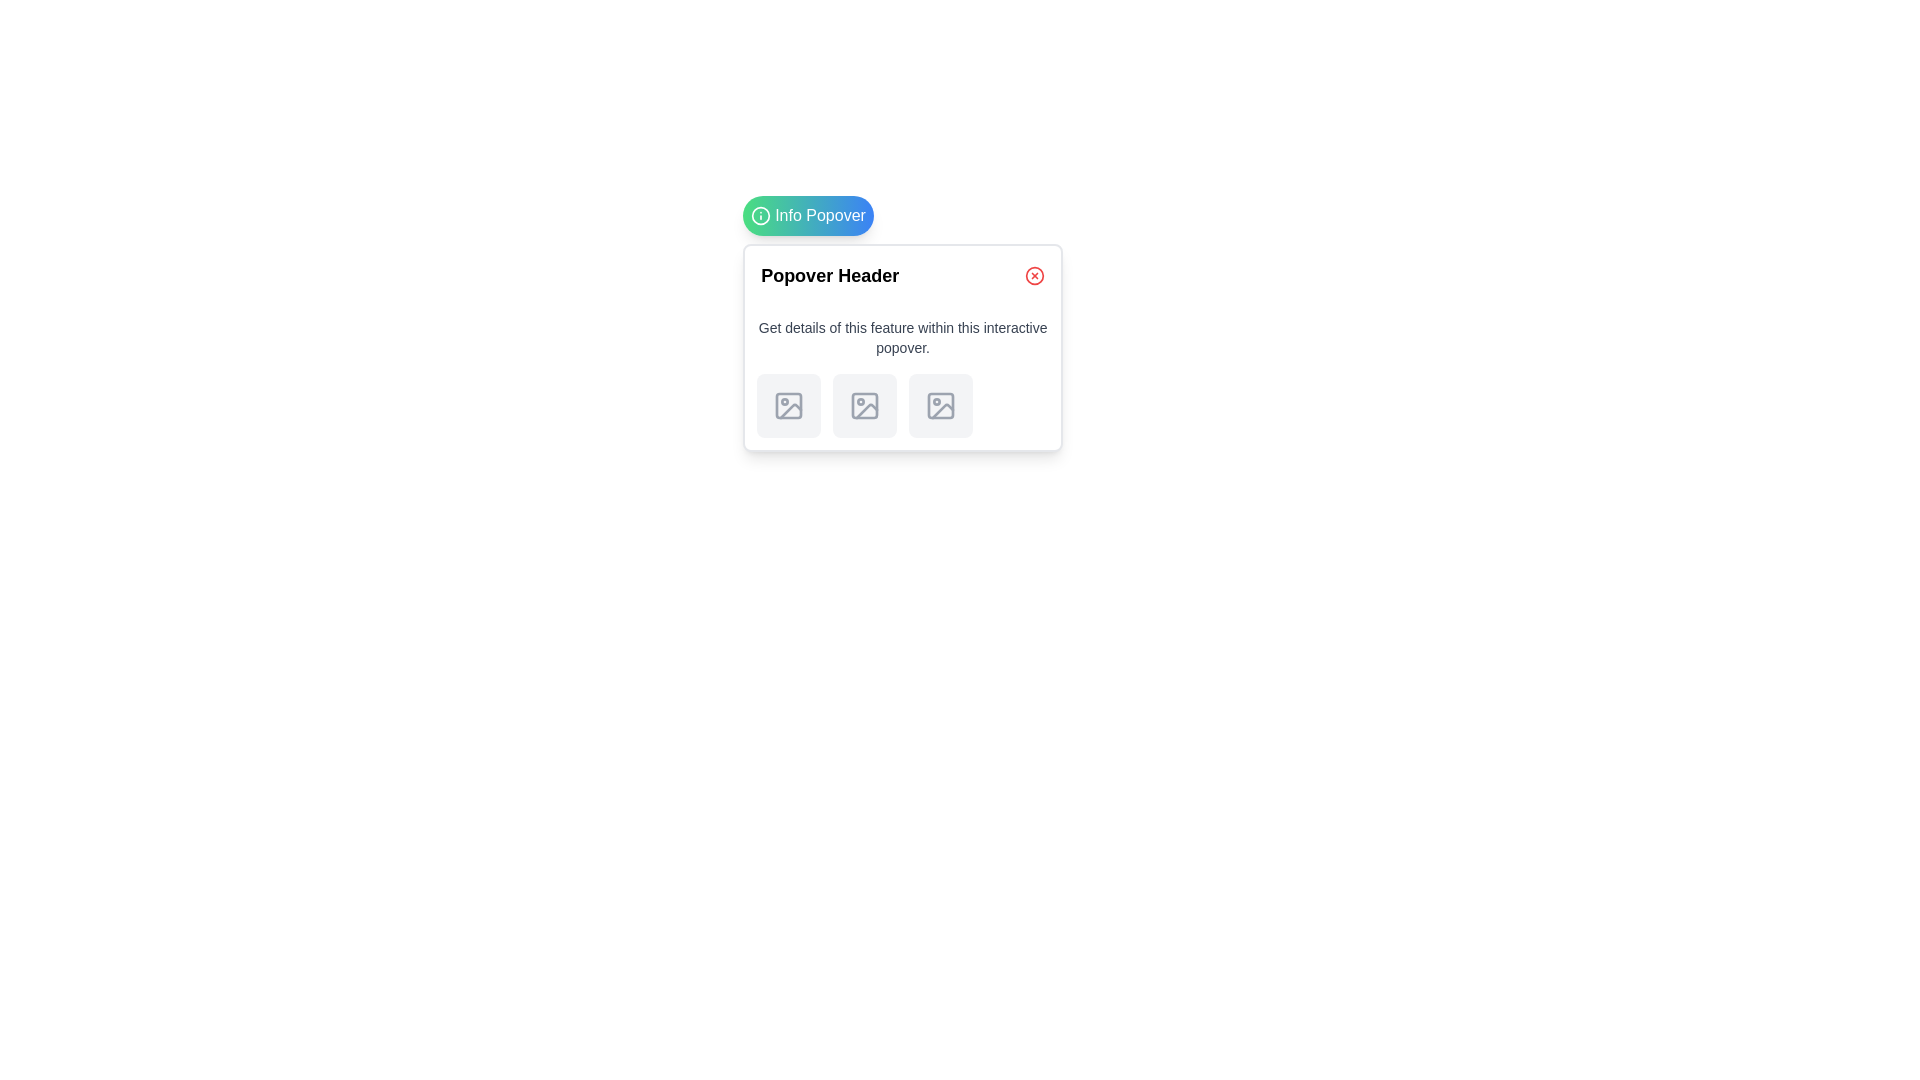 This screenshot has width=1920, height=1080. I want to click on the illustrative icon representing 'no image available' or 'image-related action' located on the rightmost side within the 'Popover Header' box, so click(940, 405).